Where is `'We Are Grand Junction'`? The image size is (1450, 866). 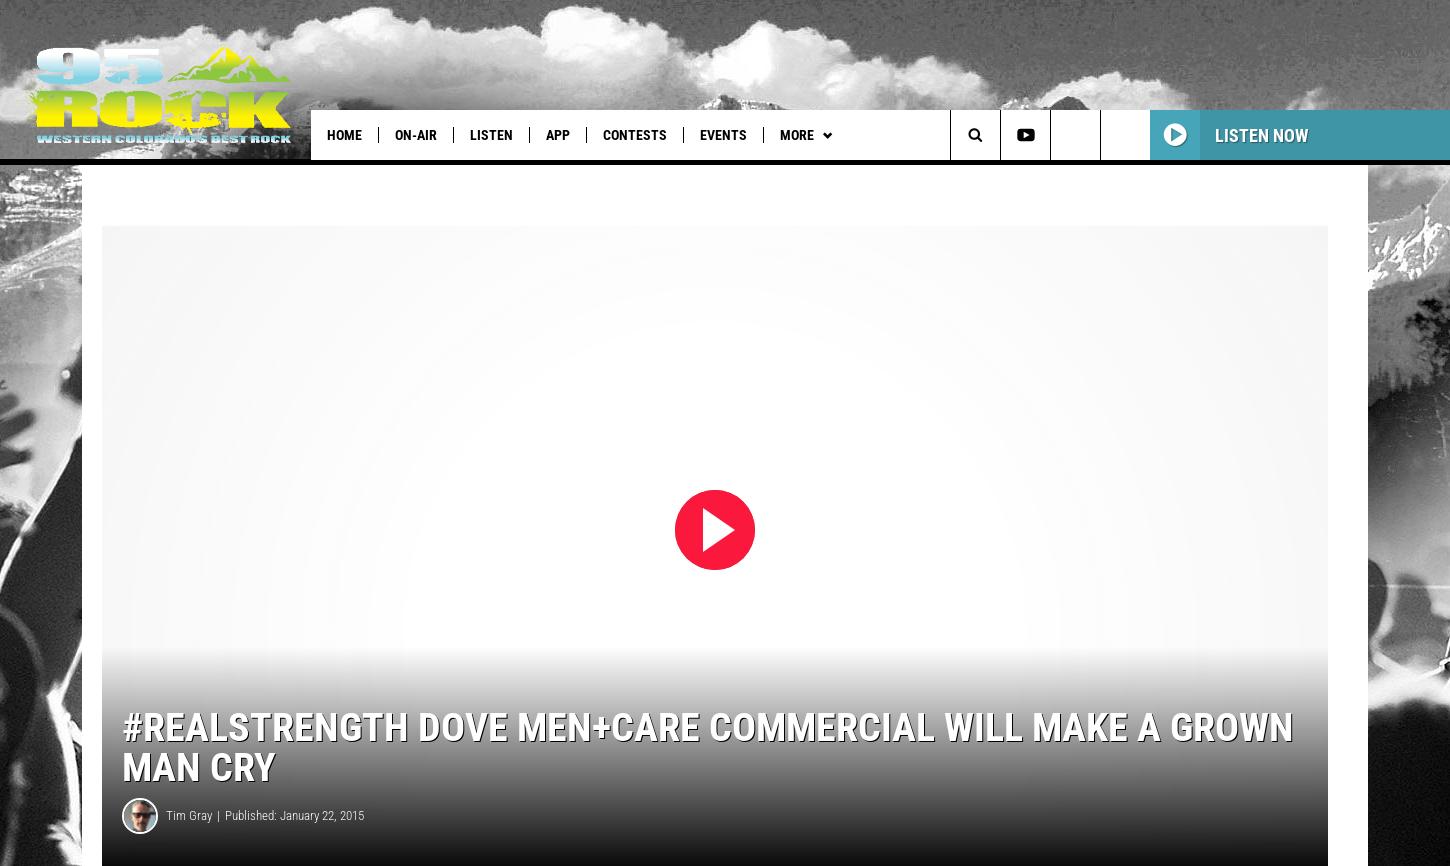 'We Are Grand Junction' is located at coordinates (337, 175).